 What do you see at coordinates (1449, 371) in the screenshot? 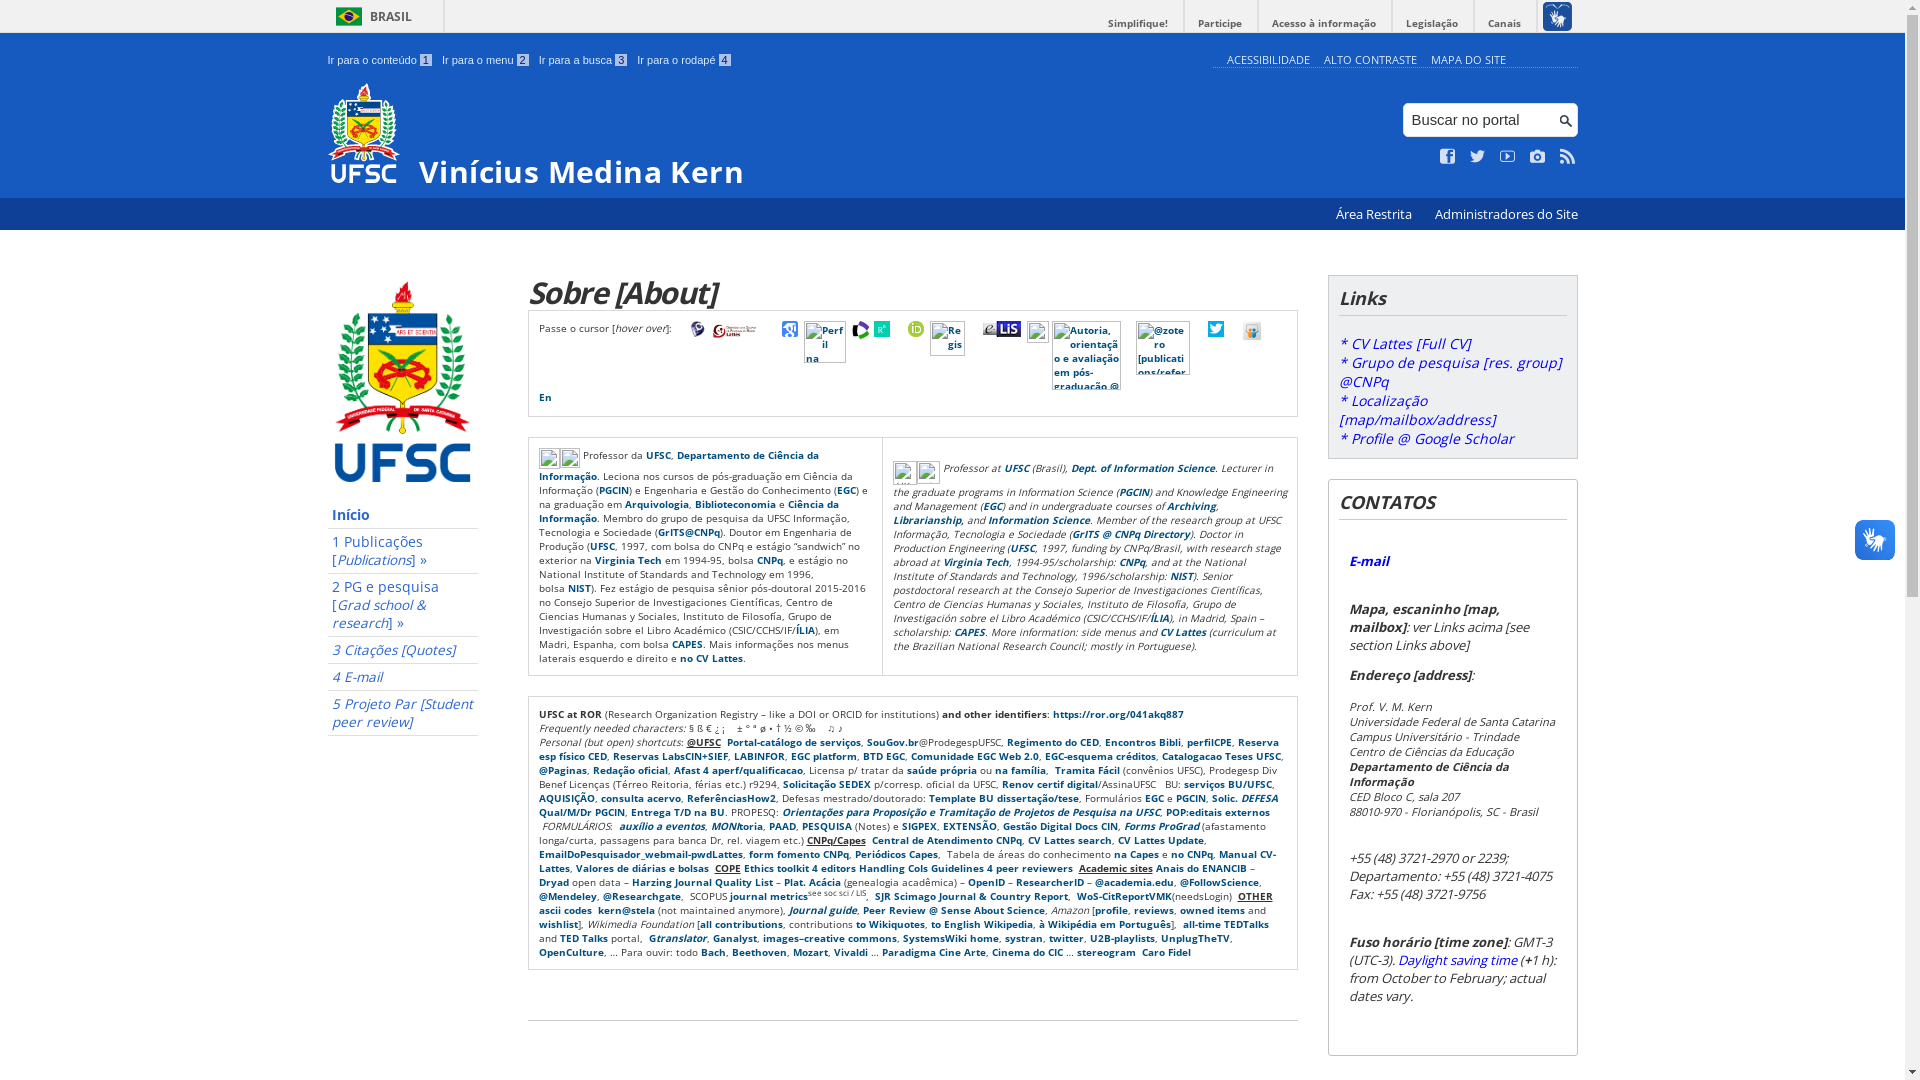
I see `'* Grupo de pesquisa [res. group] @CNPq'` at bounding box center [1449, 371].